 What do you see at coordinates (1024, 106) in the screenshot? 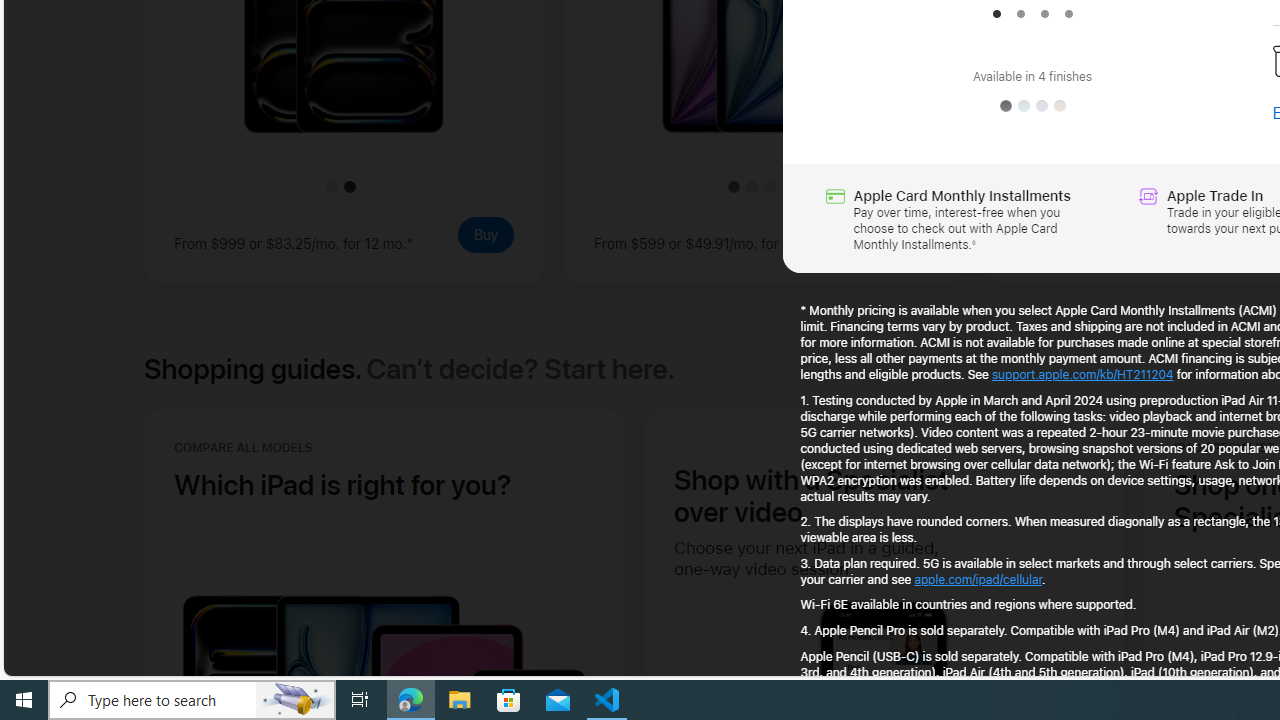
I see `'Blue'` at bounding box center [1024, 106].